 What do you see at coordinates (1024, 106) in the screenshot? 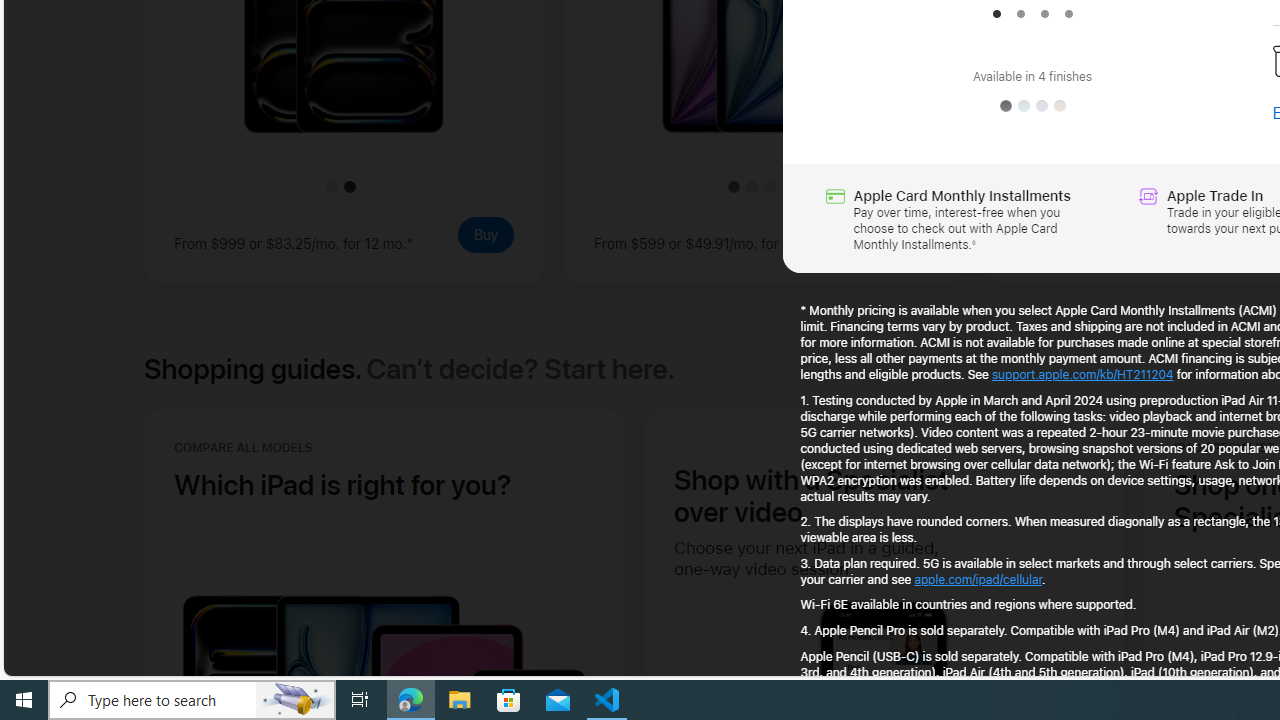
I see `'Blue'` at bounding box center [1024, 106].